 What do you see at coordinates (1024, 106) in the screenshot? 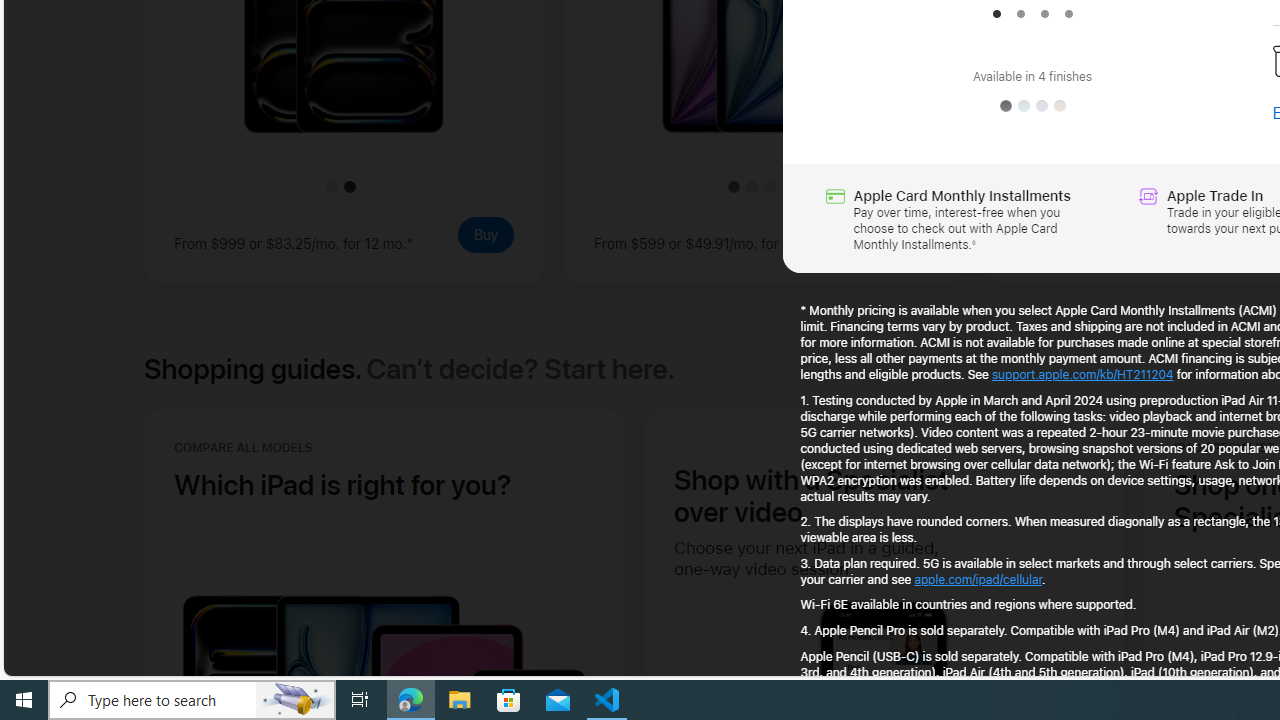
I see `'Blue'` at bounding box center [1024, 106].